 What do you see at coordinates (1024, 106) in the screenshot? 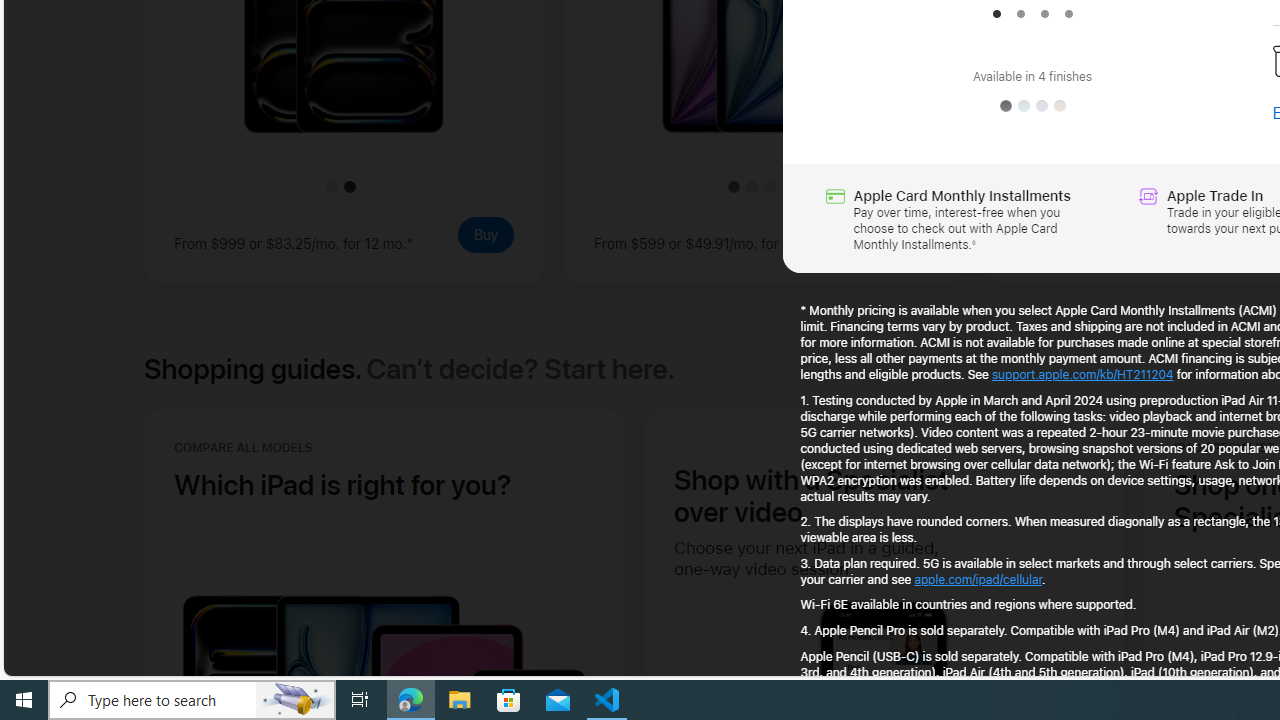
I see `'Blue'` at bounding box center [1024, 106].